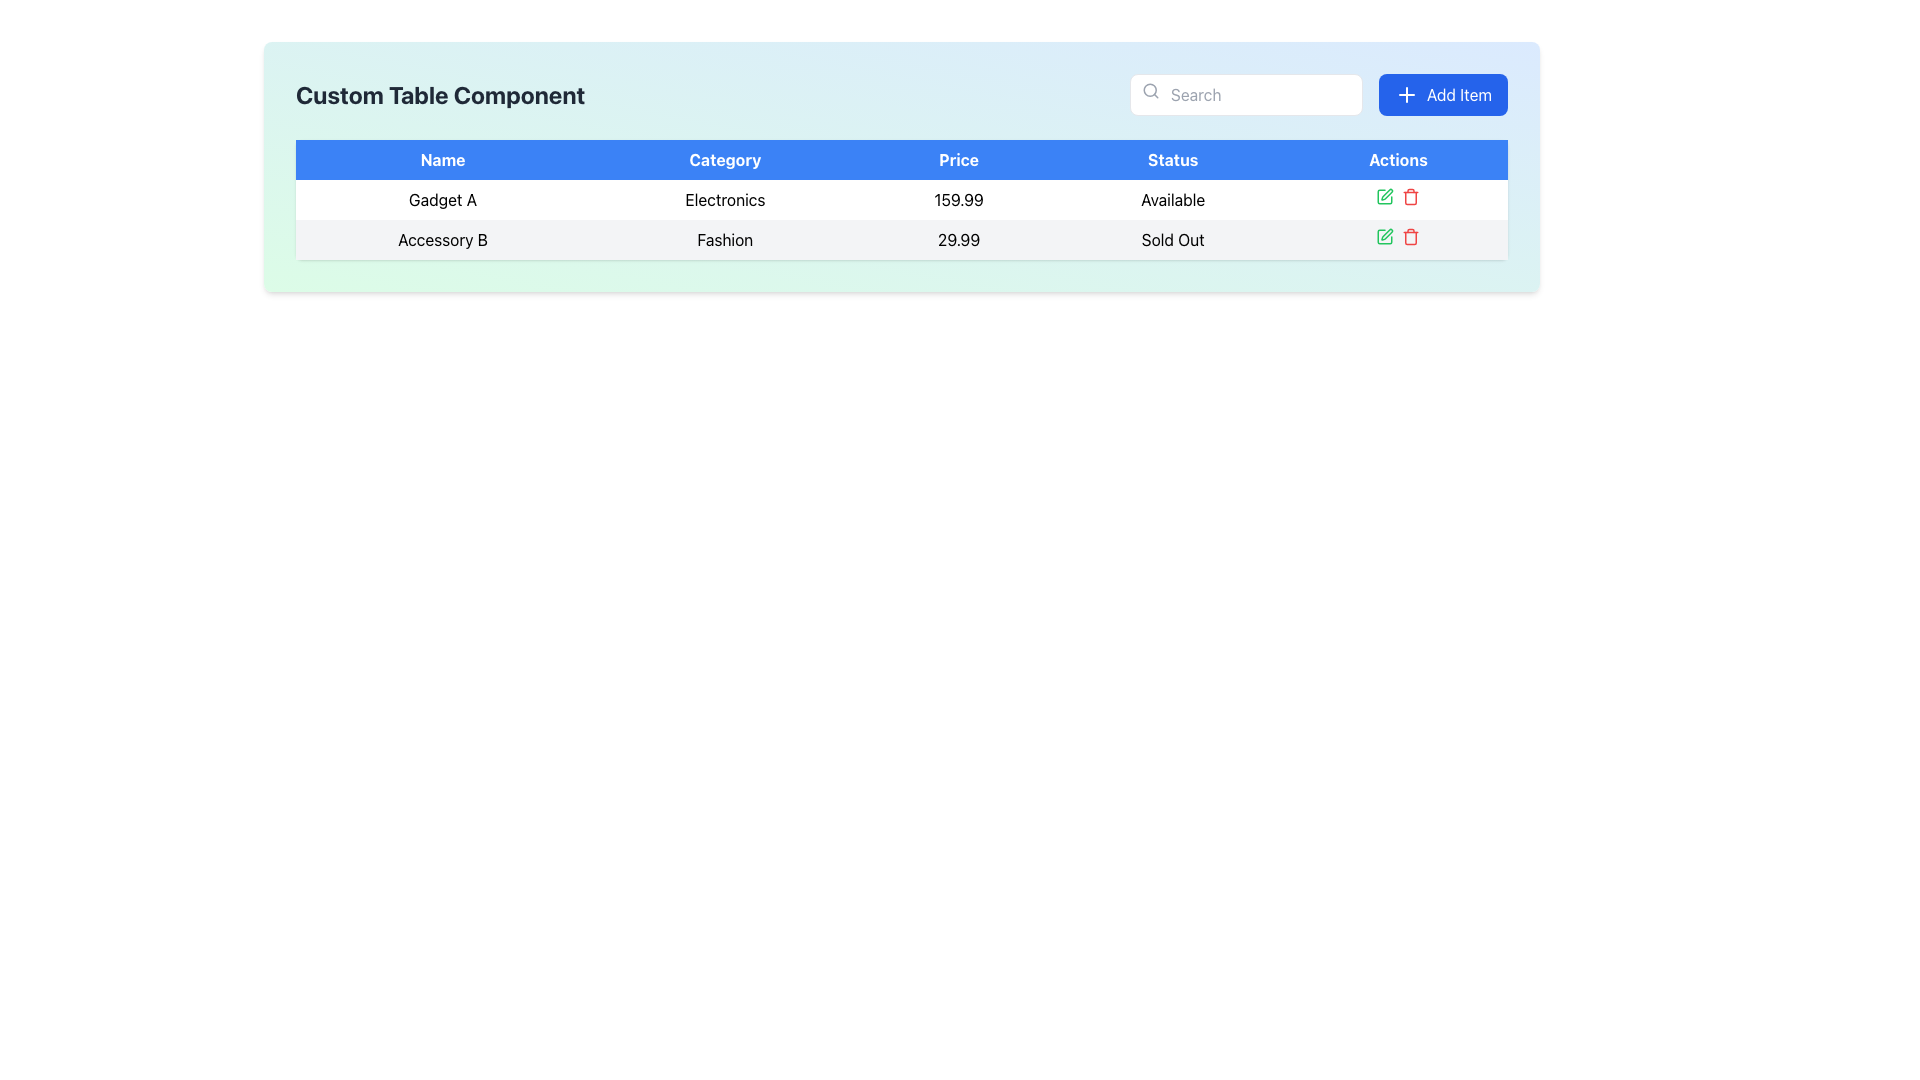 The height and width of the screenshot is (1080, 1920). Describe the element at coordinates (958, 158) in the screenshot. I see `the table header cell labeled 'Price', which is the third column header in the table with a blue background and white text` at that location.